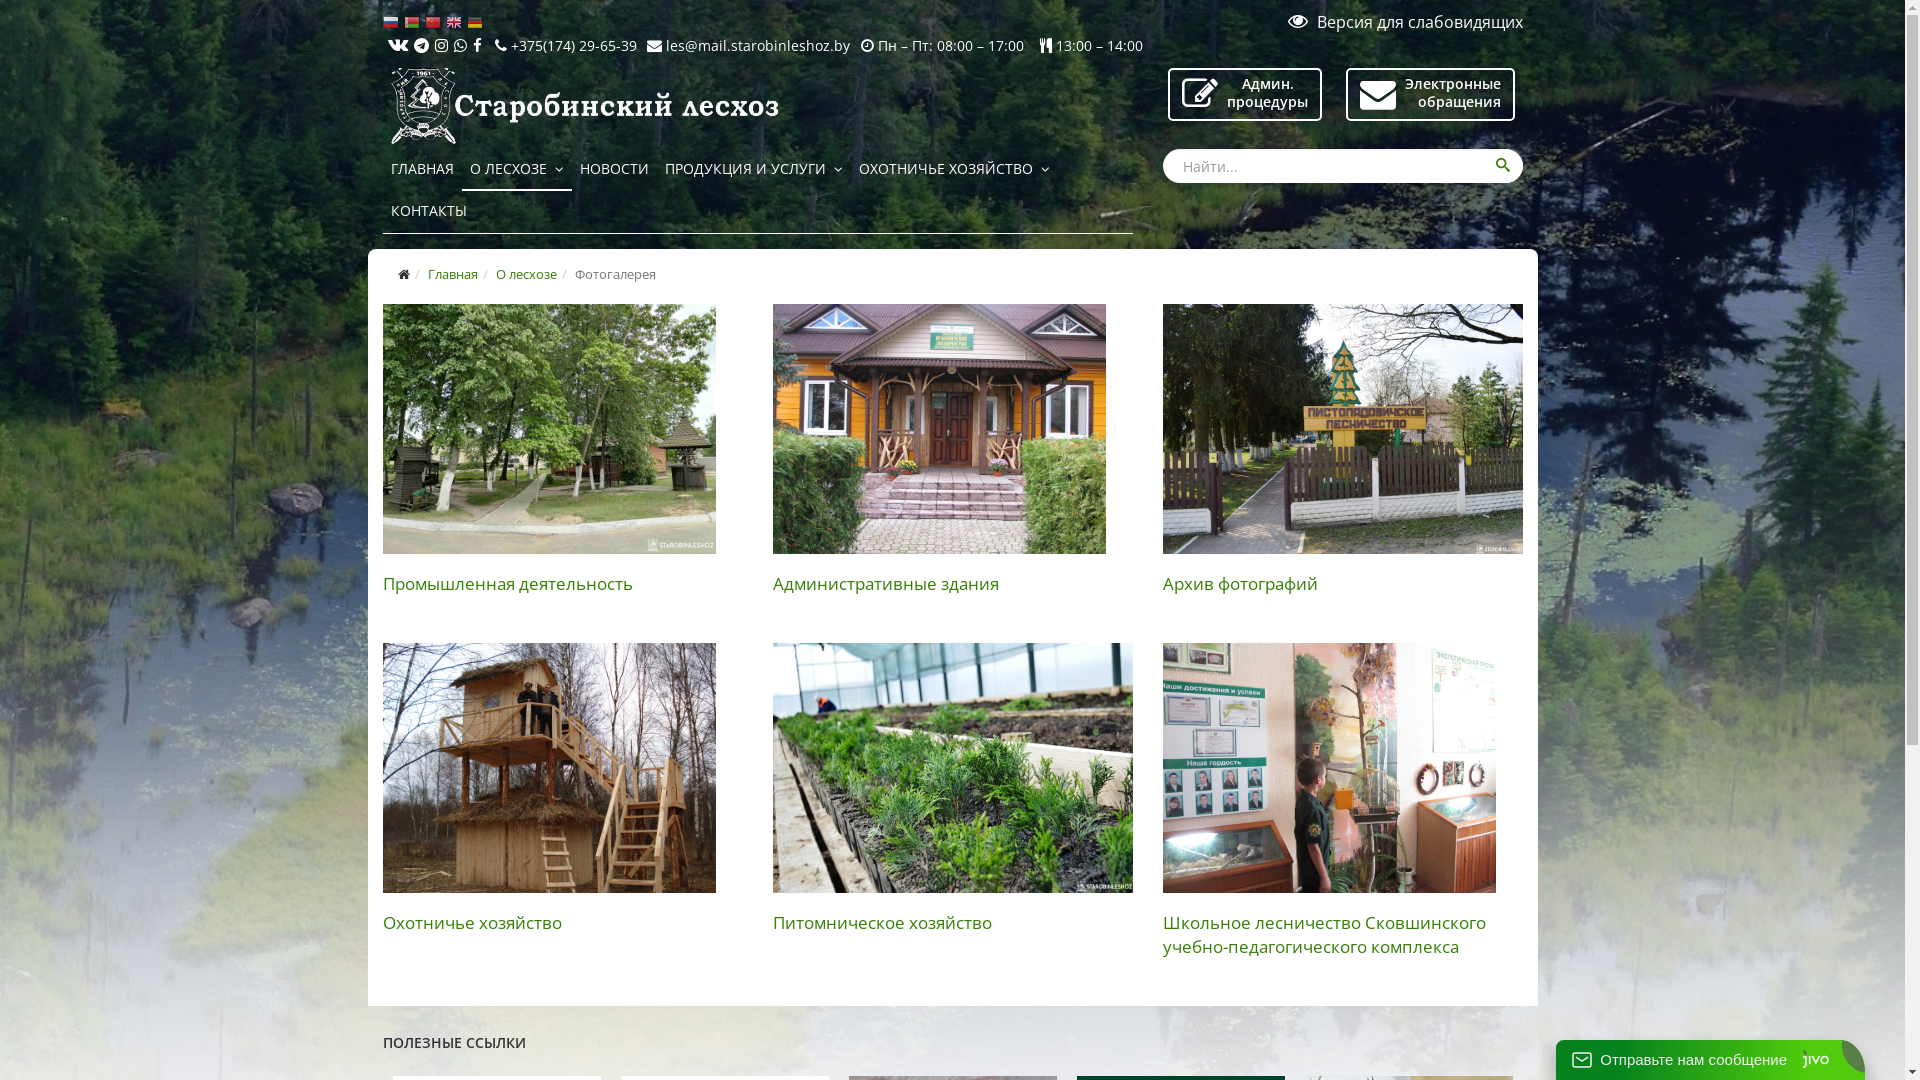 Image resolution: width=1920 pixels, height=1080 pixels. I want to click on 'English', so click(455, 21).